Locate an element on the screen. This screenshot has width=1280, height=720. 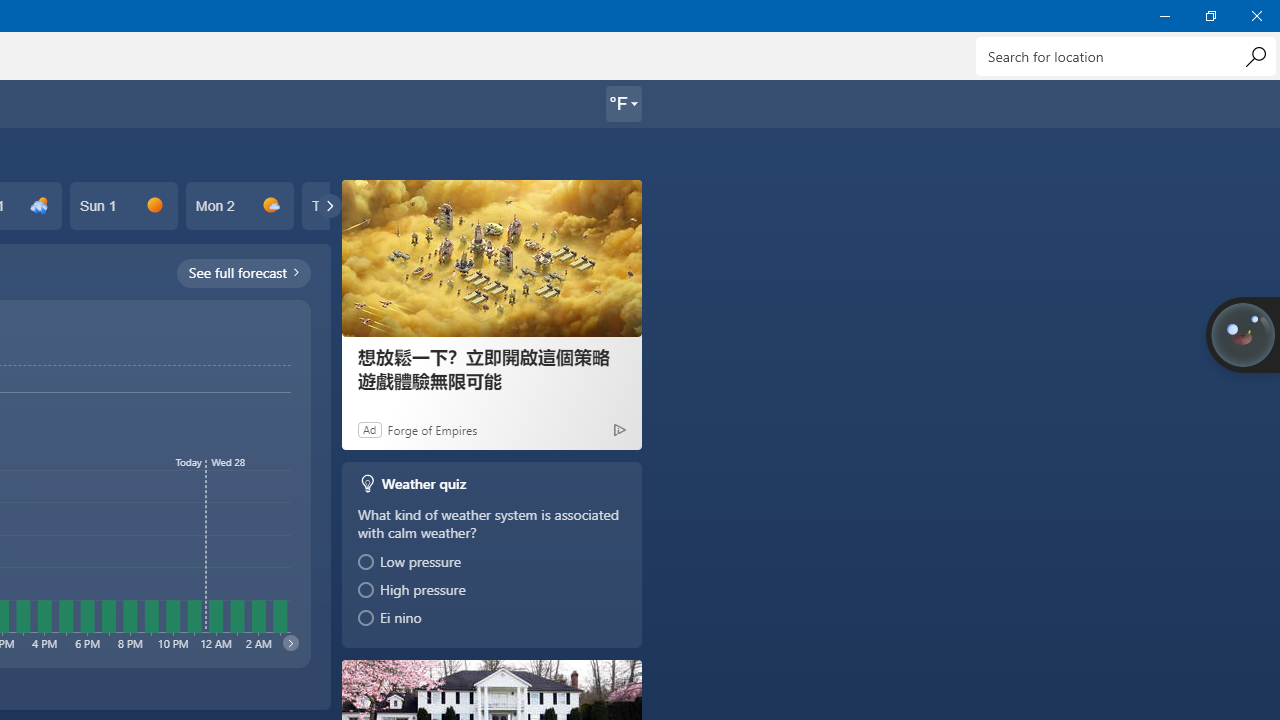
'Restore Weather' is located at coordinates (1209, 15).